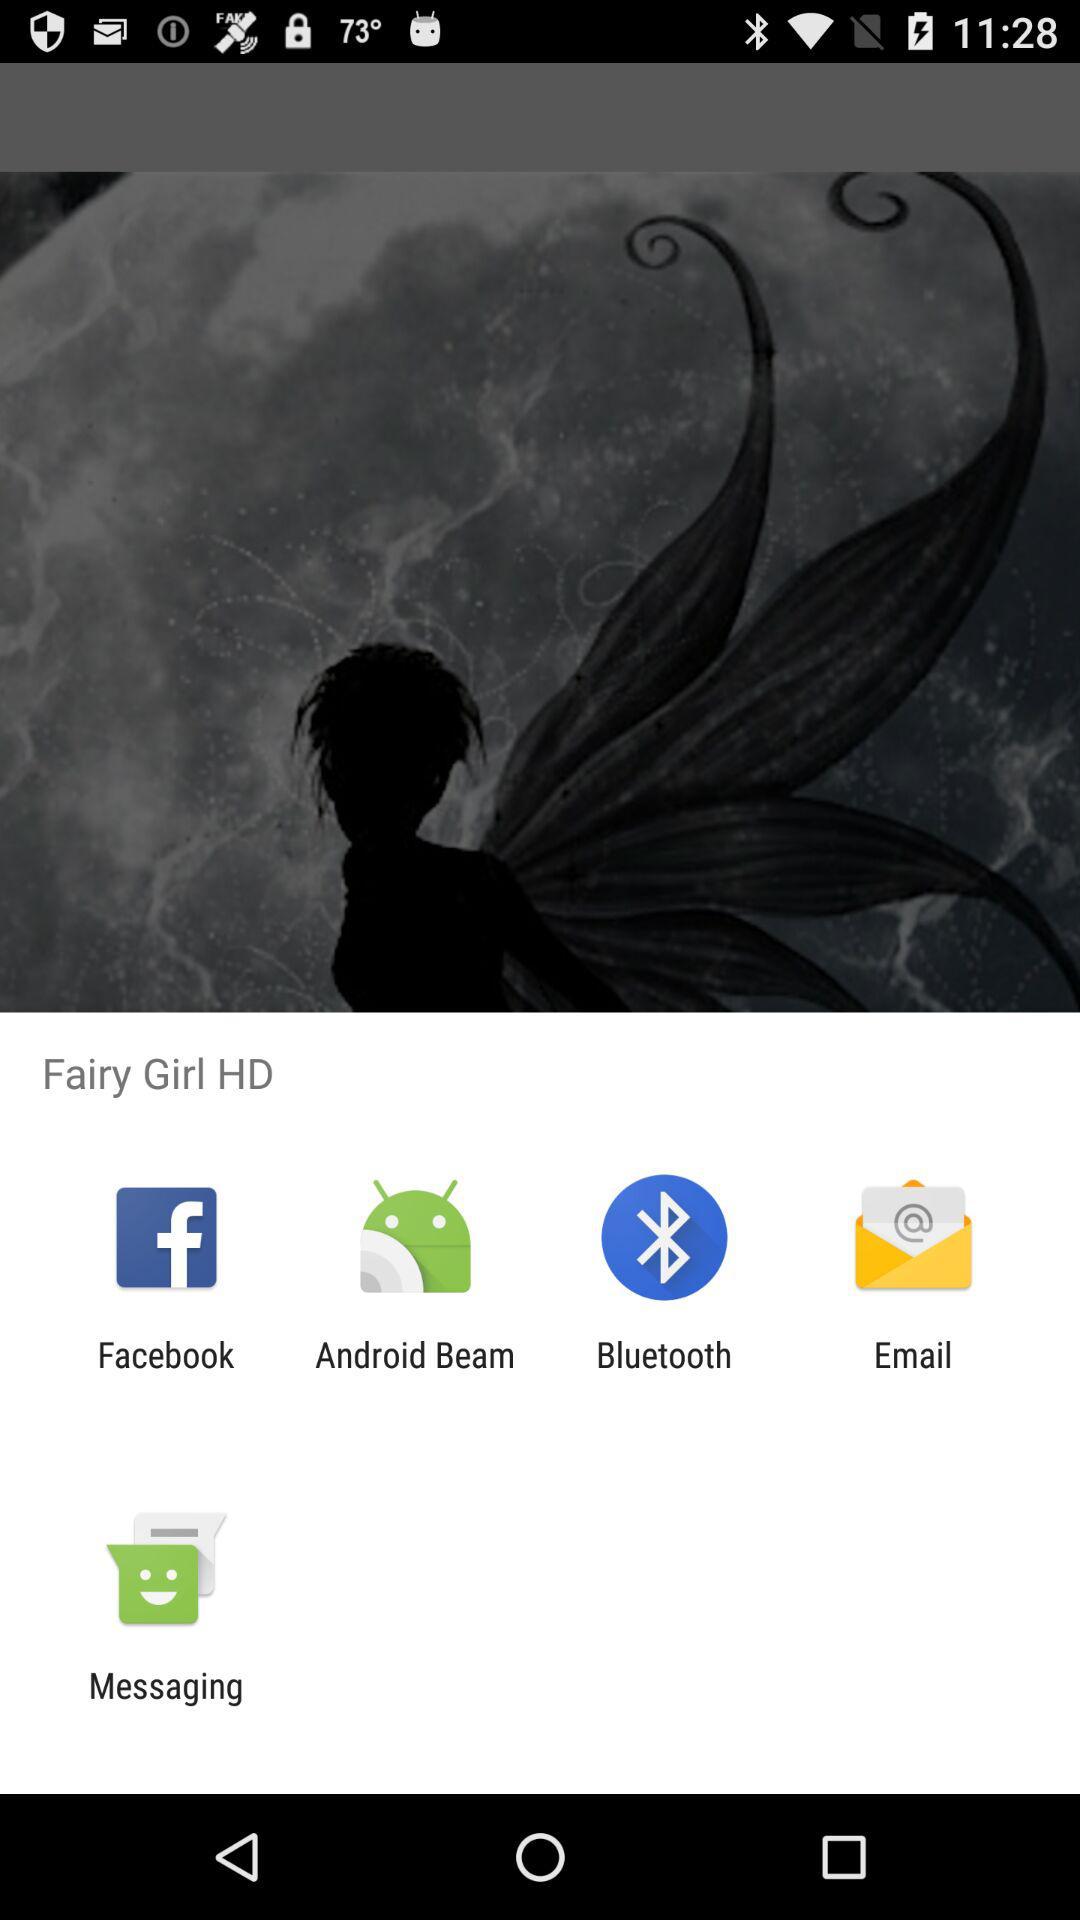 This screenshot has width=1080, height=1920. I want to click on app to the right of the facebook app, so click(414, 1374).